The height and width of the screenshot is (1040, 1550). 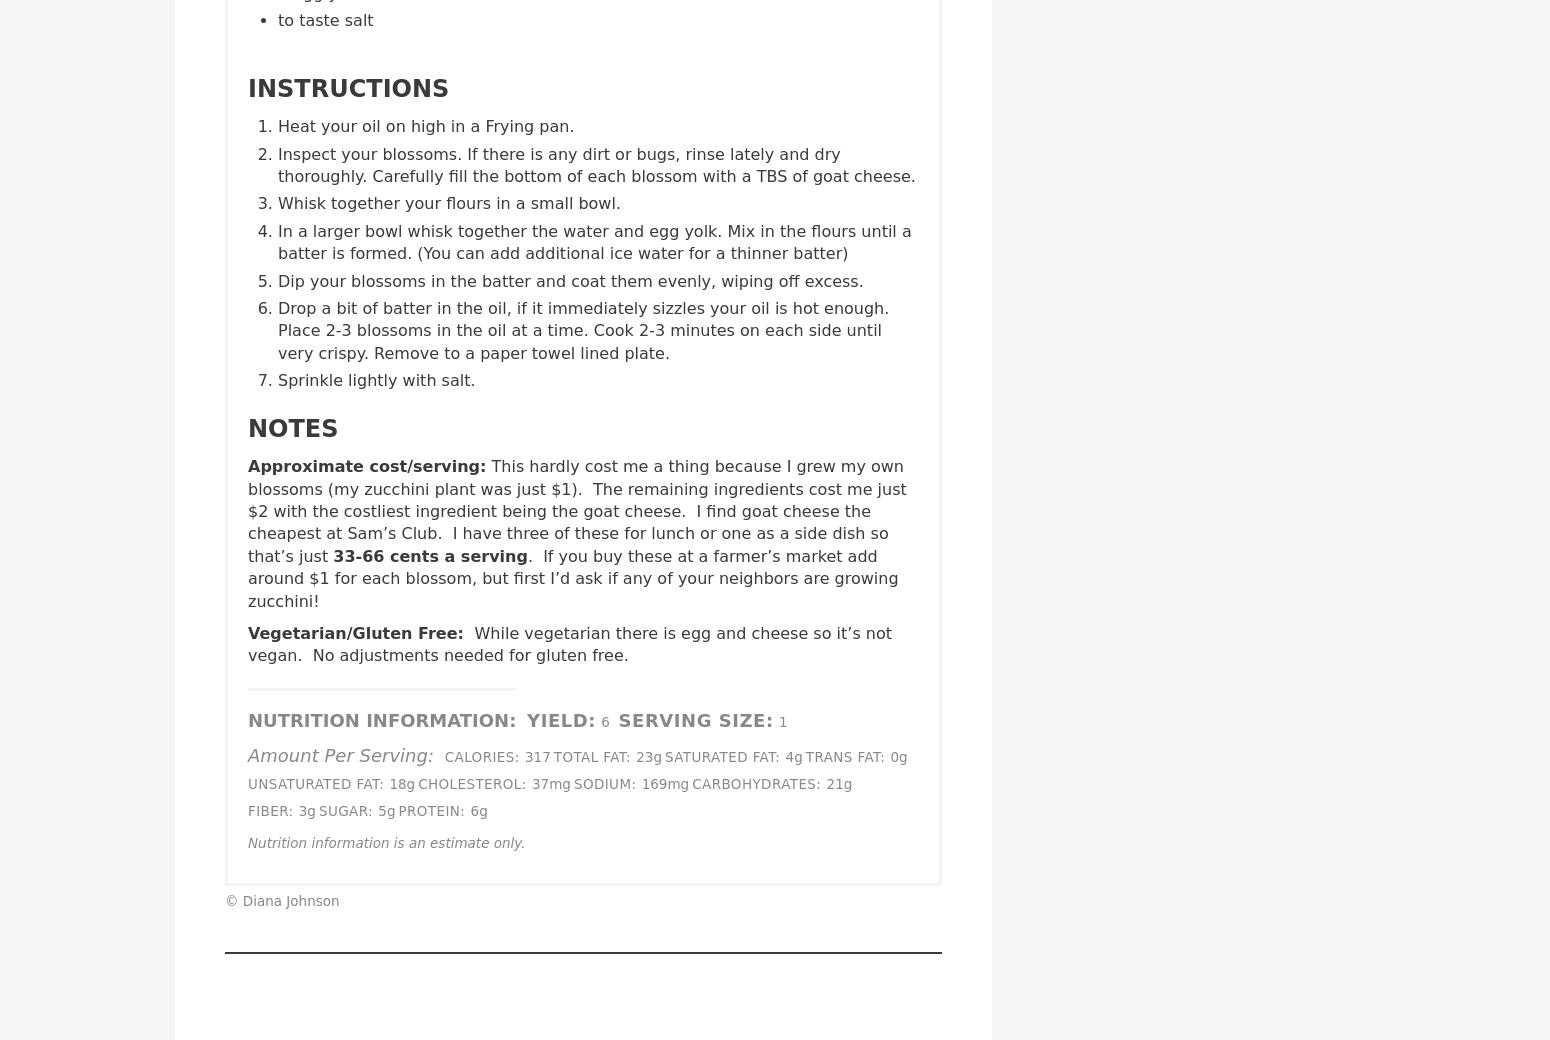 I want to click on 'Drop a bit of batter in the oil, if it immediately sizzles your oil is hot enough. Place 2-3 blossoms in the oil at a time. Cook 2-3 minutes on each side until very crispy. Remove to a paper towel lined plate.', so click(x=583, y=329).